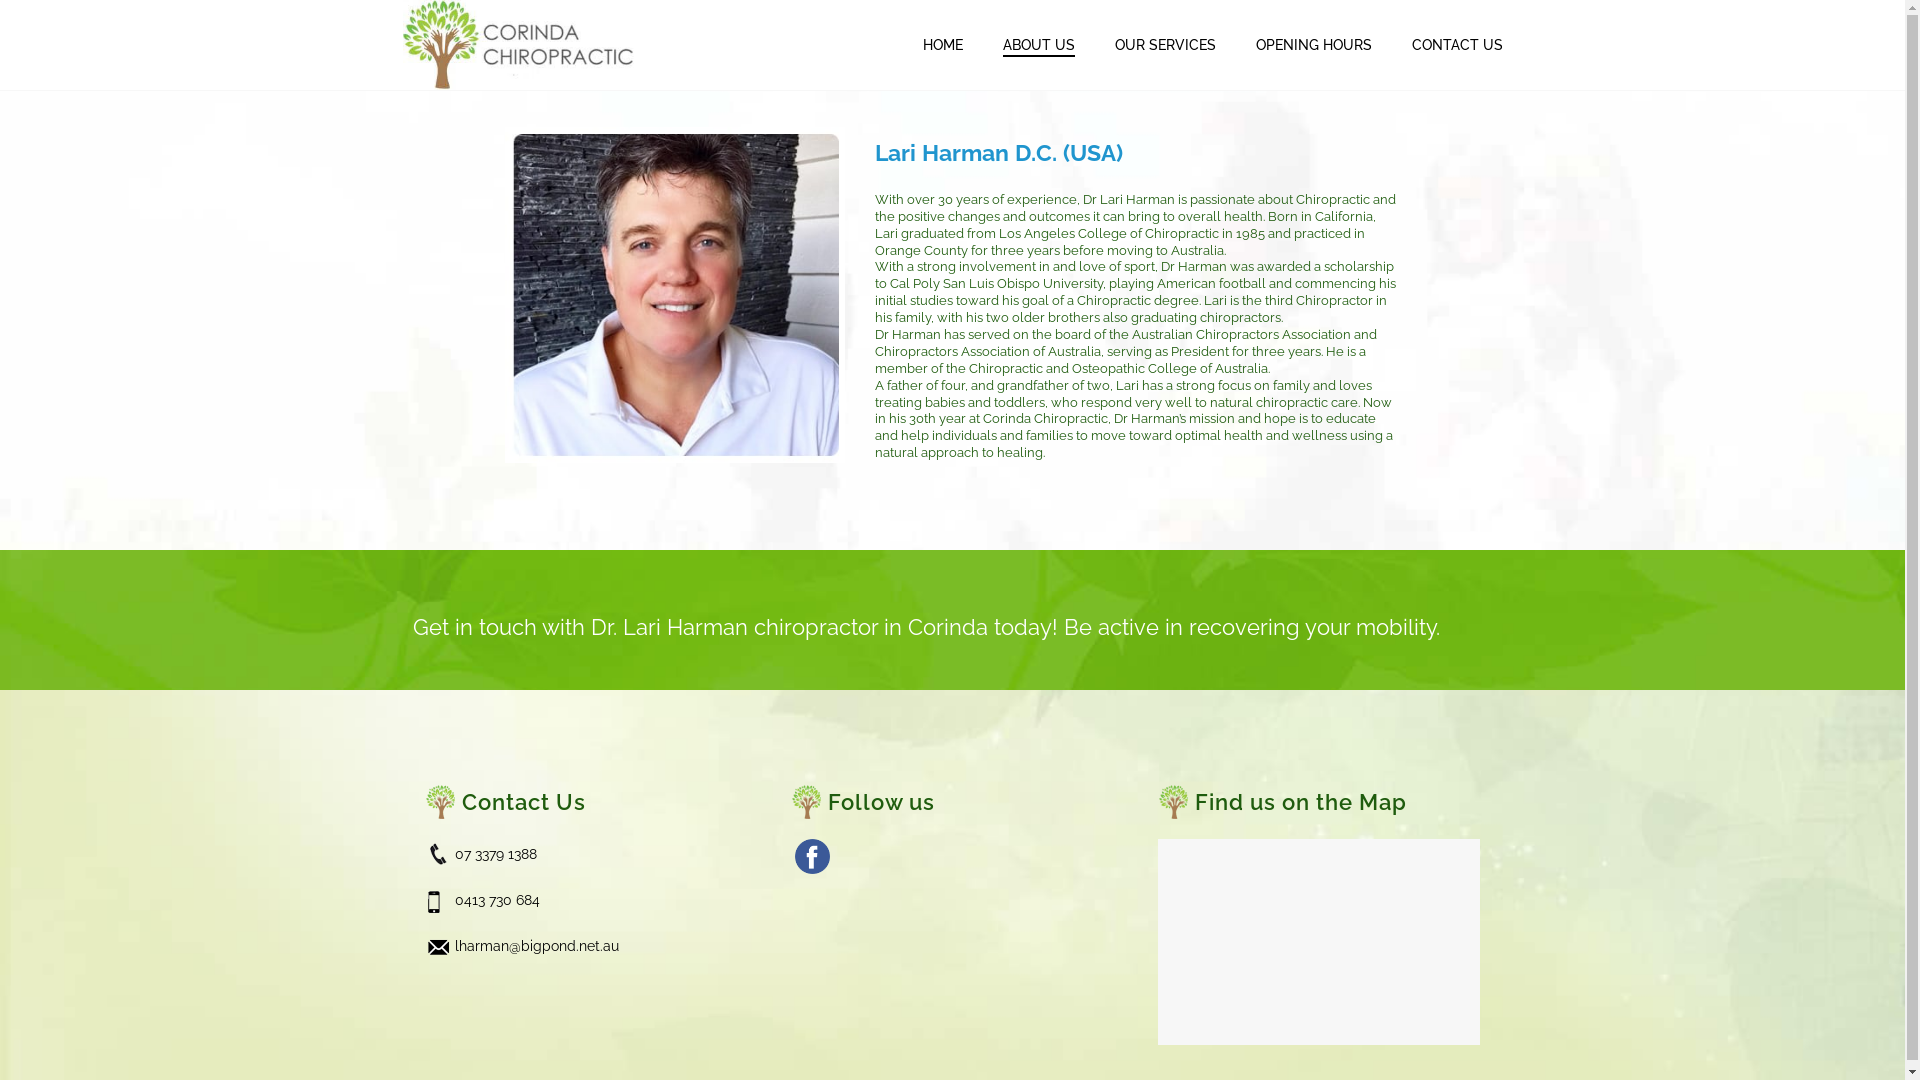 This screenshot has height=1080, width=1920. What do you see at coordinates (1314, 45) in the screenshot?
I see `'OPENING HOURS'` at bounding box center [1314, 45].